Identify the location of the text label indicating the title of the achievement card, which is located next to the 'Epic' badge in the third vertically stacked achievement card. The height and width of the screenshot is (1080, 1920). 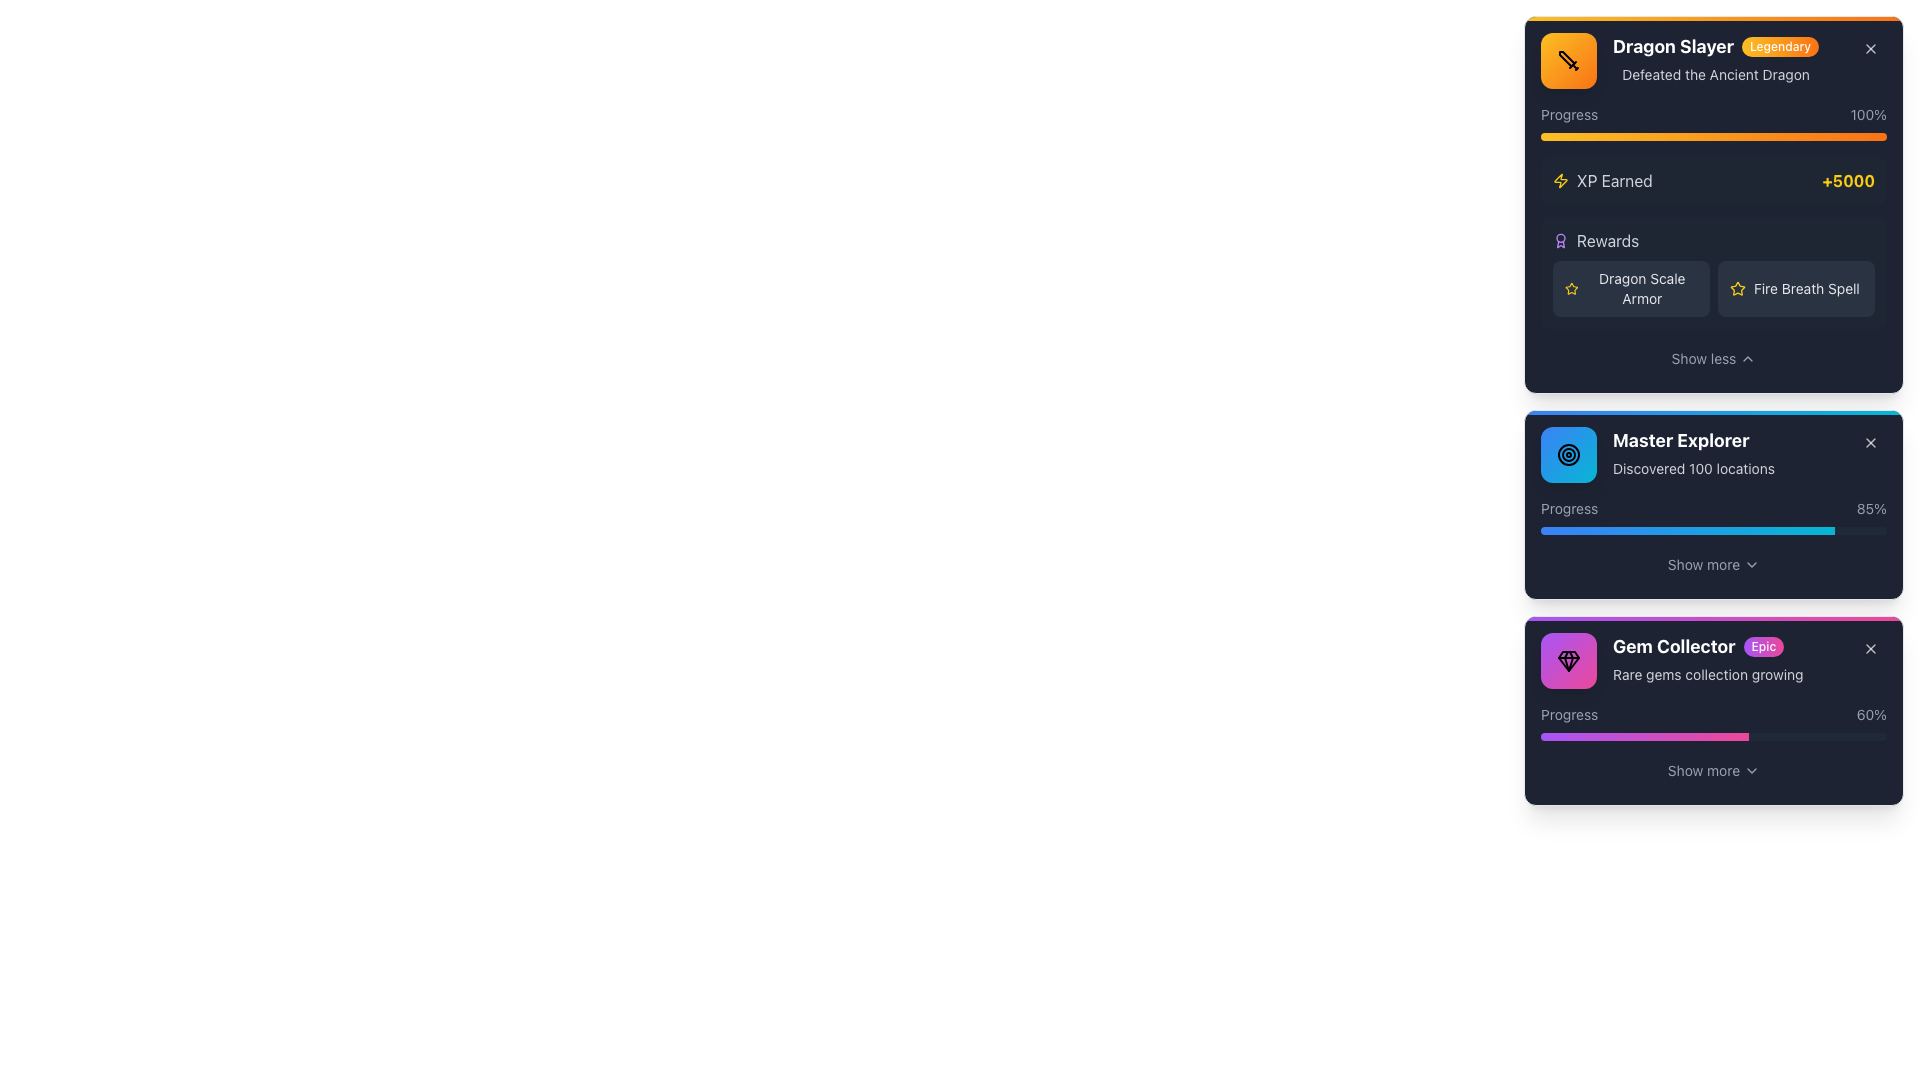
(1674, 647).